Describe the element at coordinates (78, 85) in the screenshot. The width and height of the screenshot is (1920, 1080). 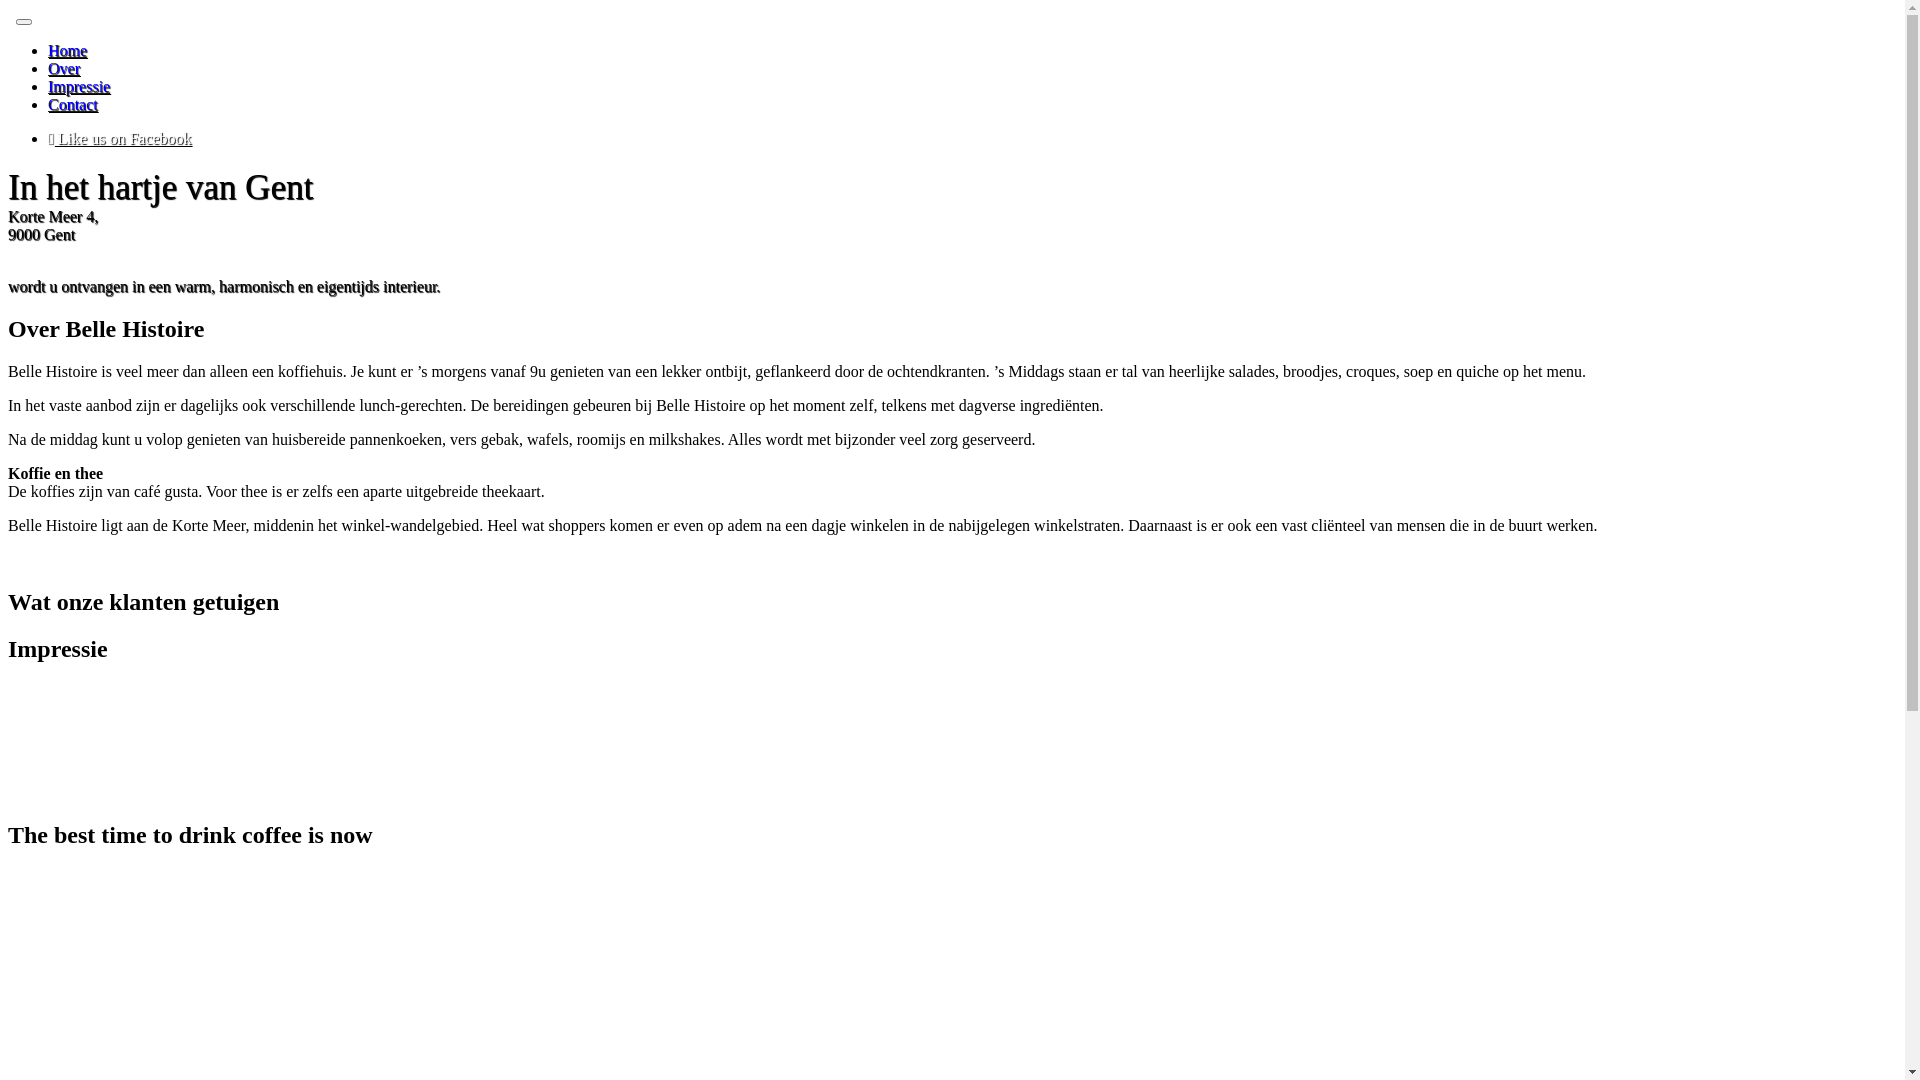
I see `'Impressie'` at that location.